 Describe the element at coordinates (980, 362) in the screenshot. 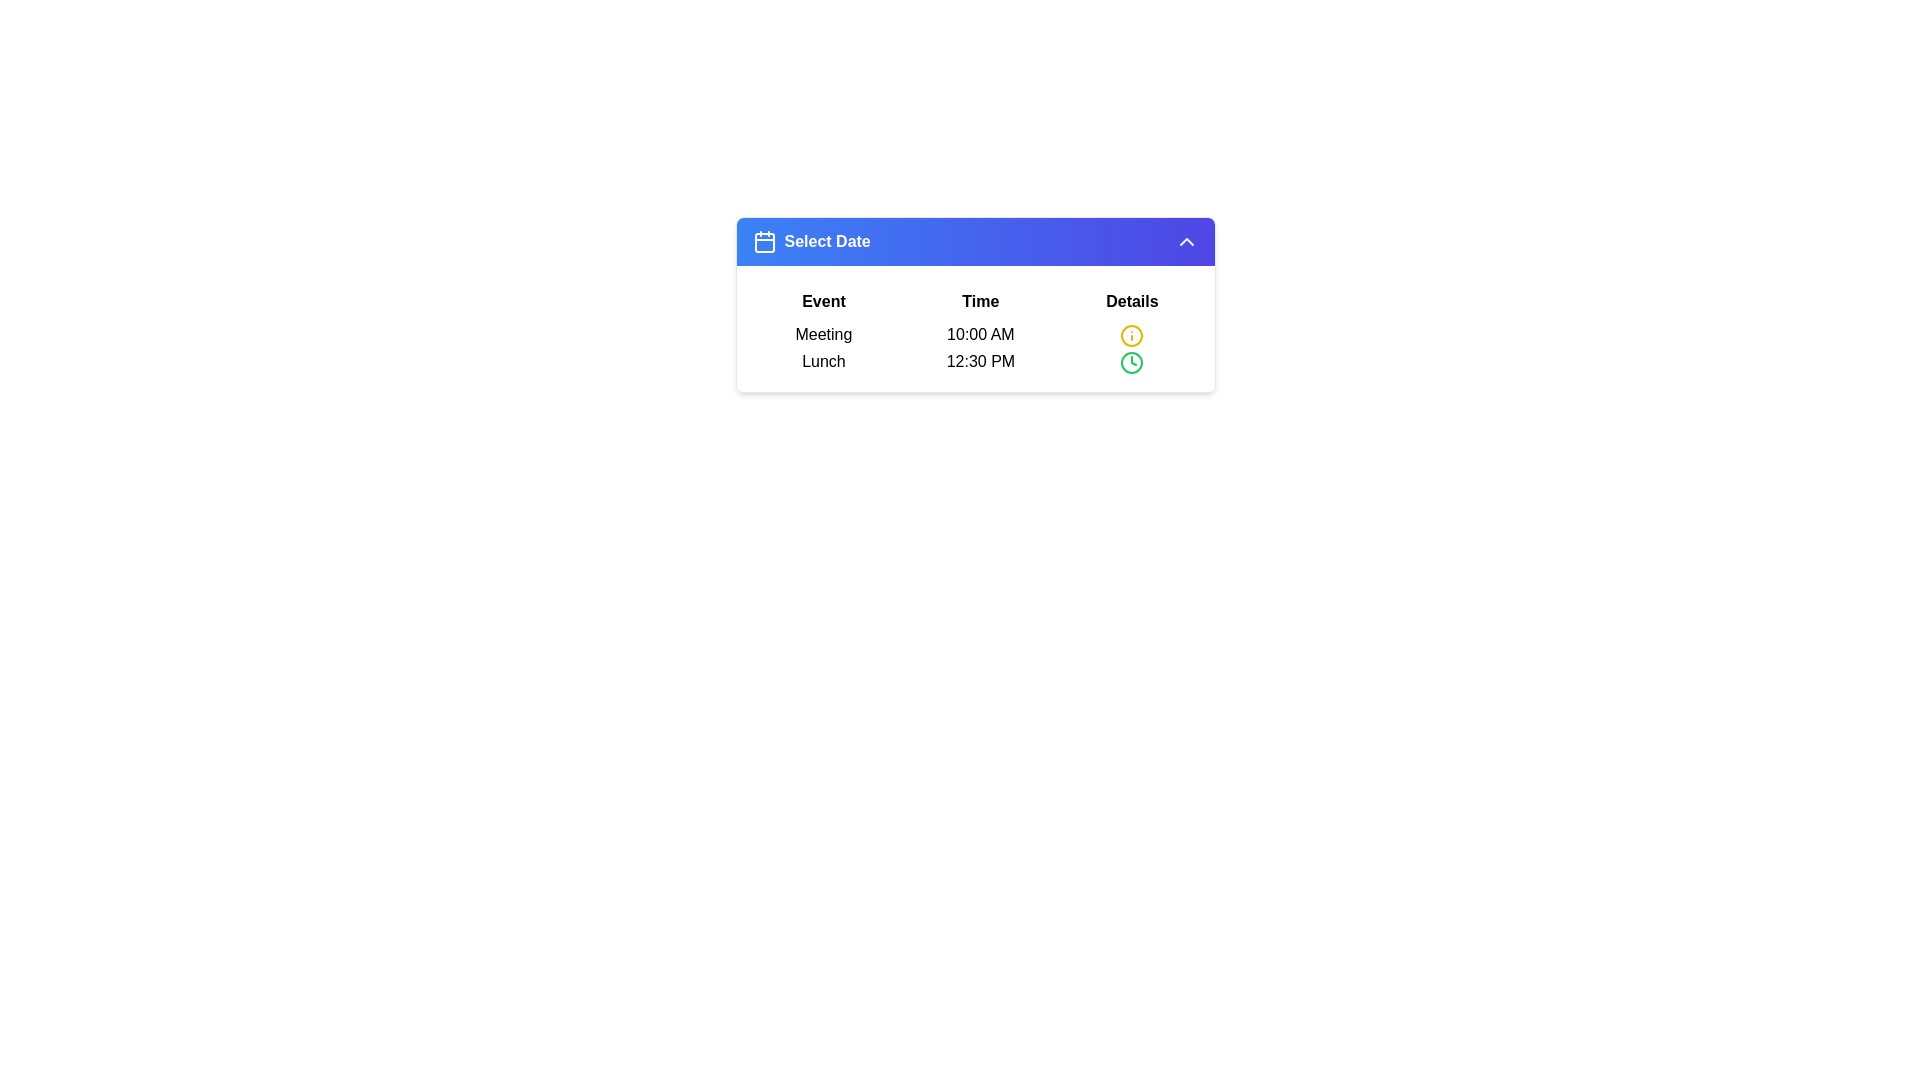

I see `the text label displaying '12:30 PM' in the 'Time' column under the 'Lunch' row` at that location.